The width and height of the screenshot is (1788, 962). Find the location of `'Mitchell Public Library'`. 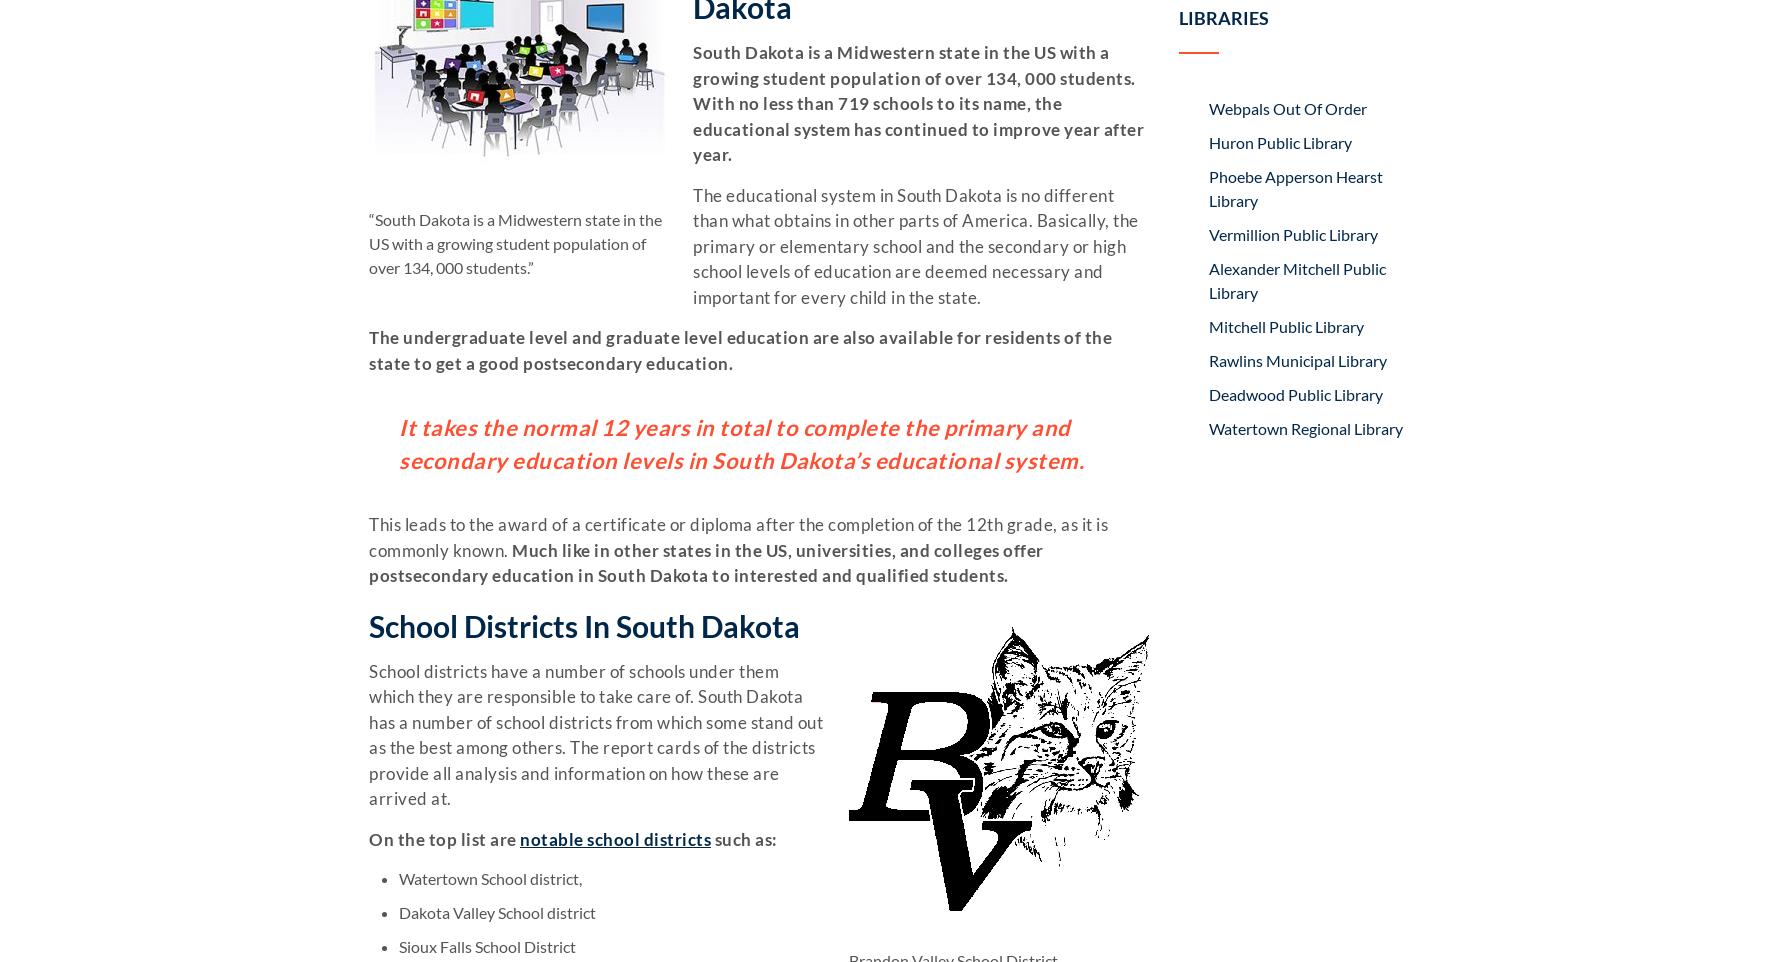

'Mitchell Public Library' is located at coordinates (1285, 324).